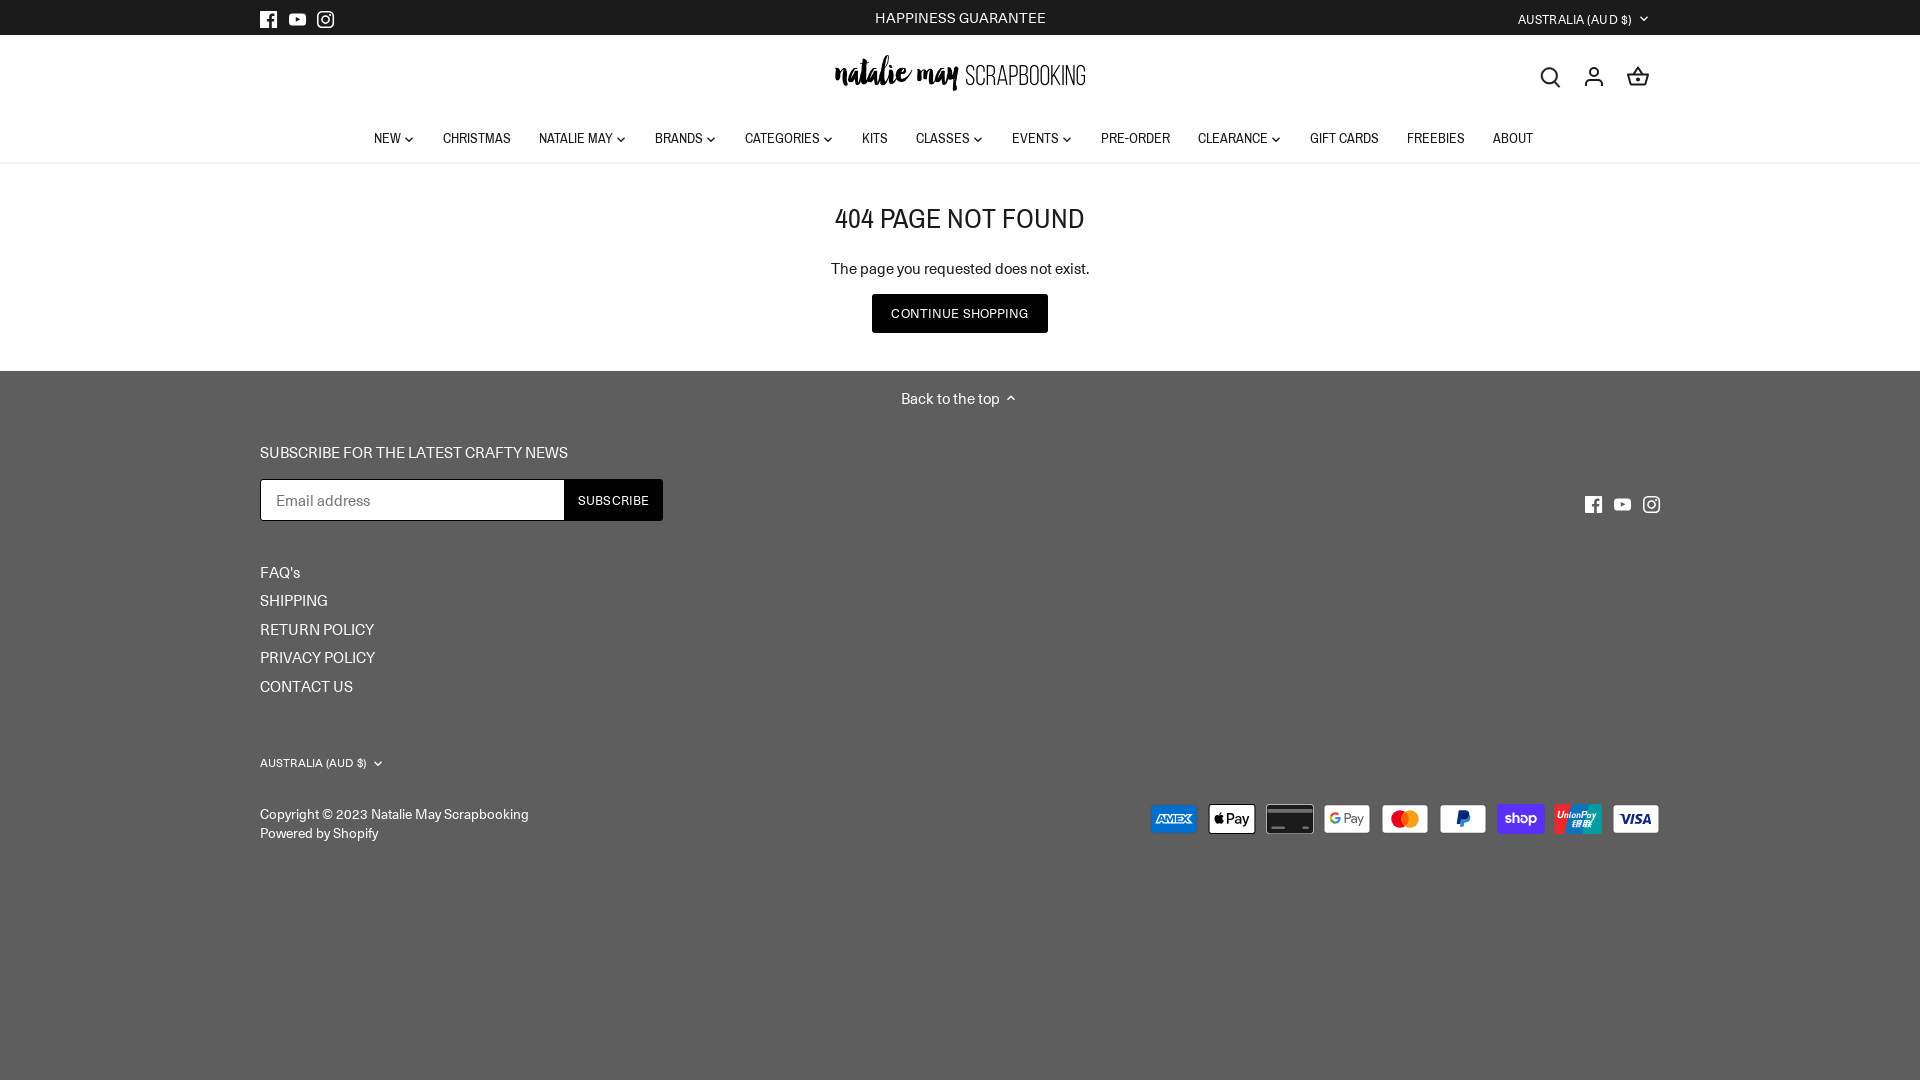  Describe the element at coordinates (1651, 501) in the screenshot. I see `'Instagram'` at that location.